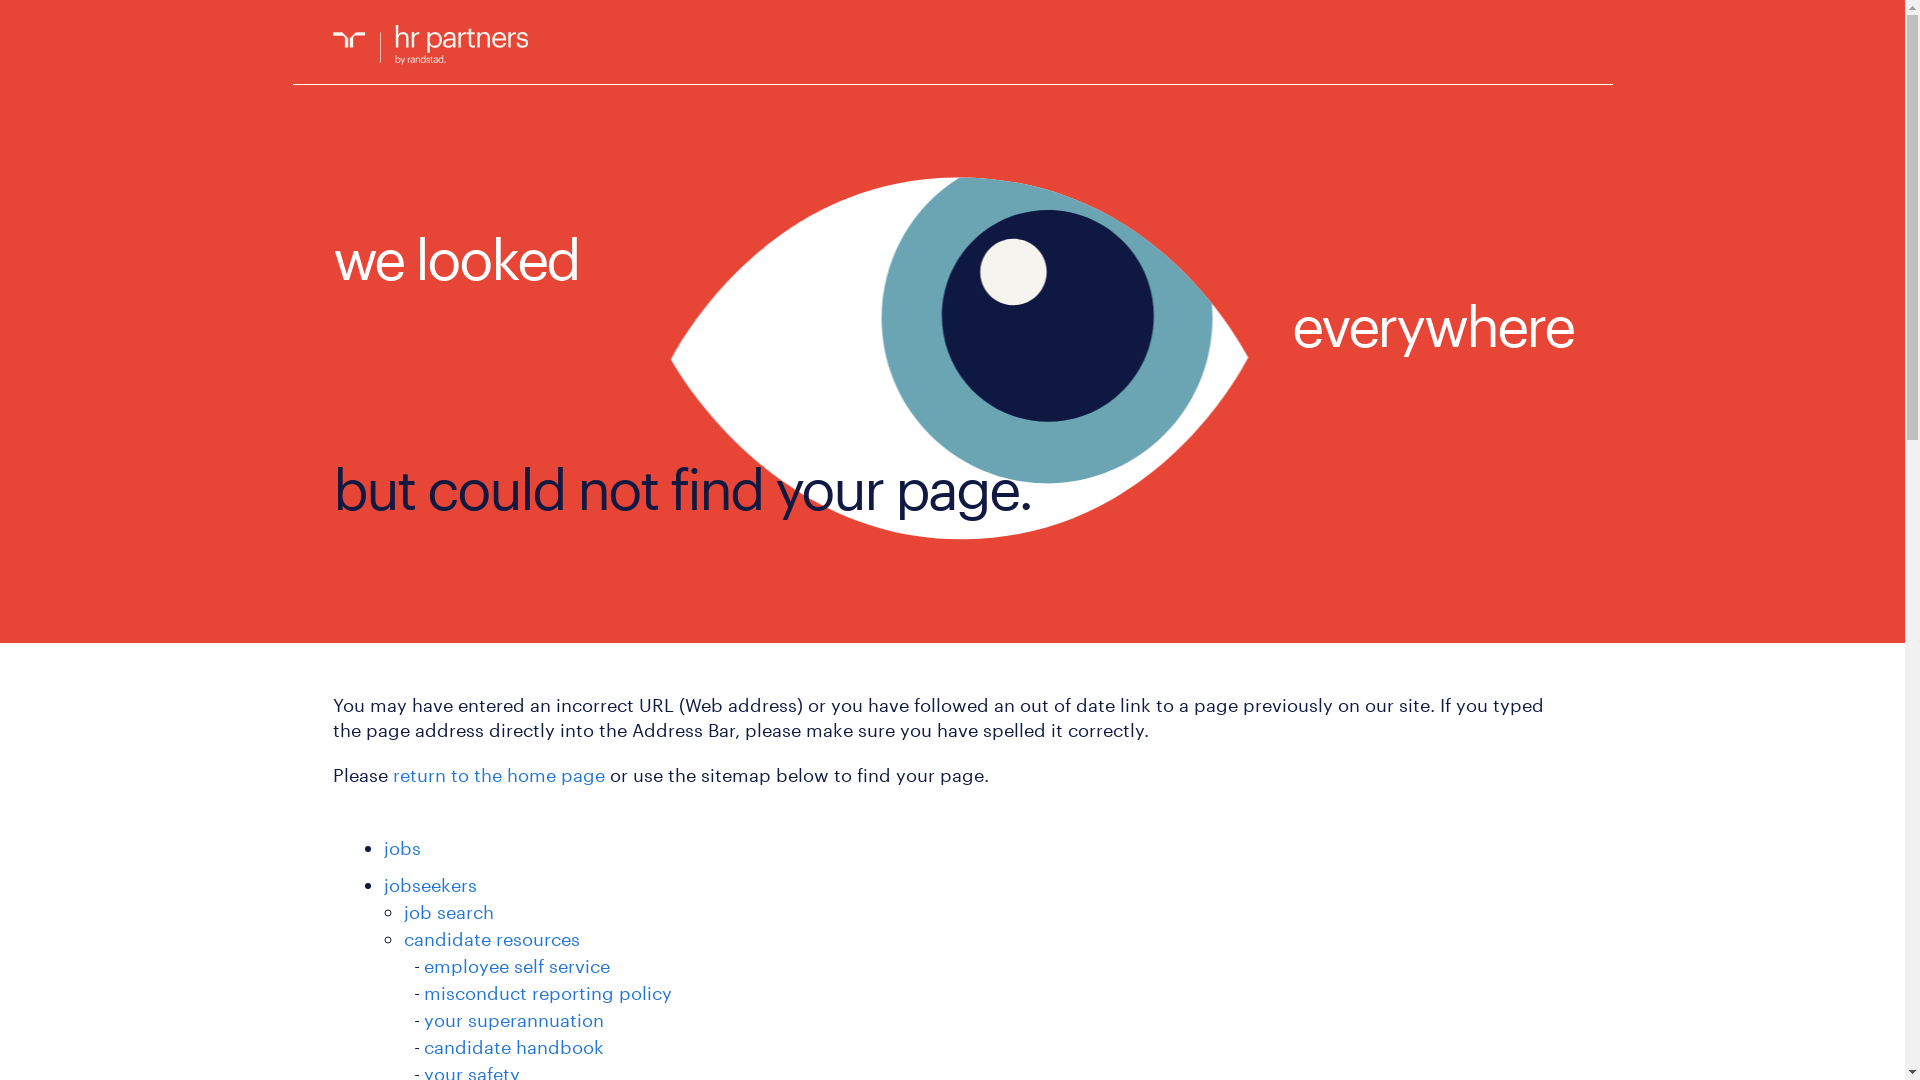  Describe the element at coordinates (384, 883) in the screenshot. I see `'jobseekers'` at that location.